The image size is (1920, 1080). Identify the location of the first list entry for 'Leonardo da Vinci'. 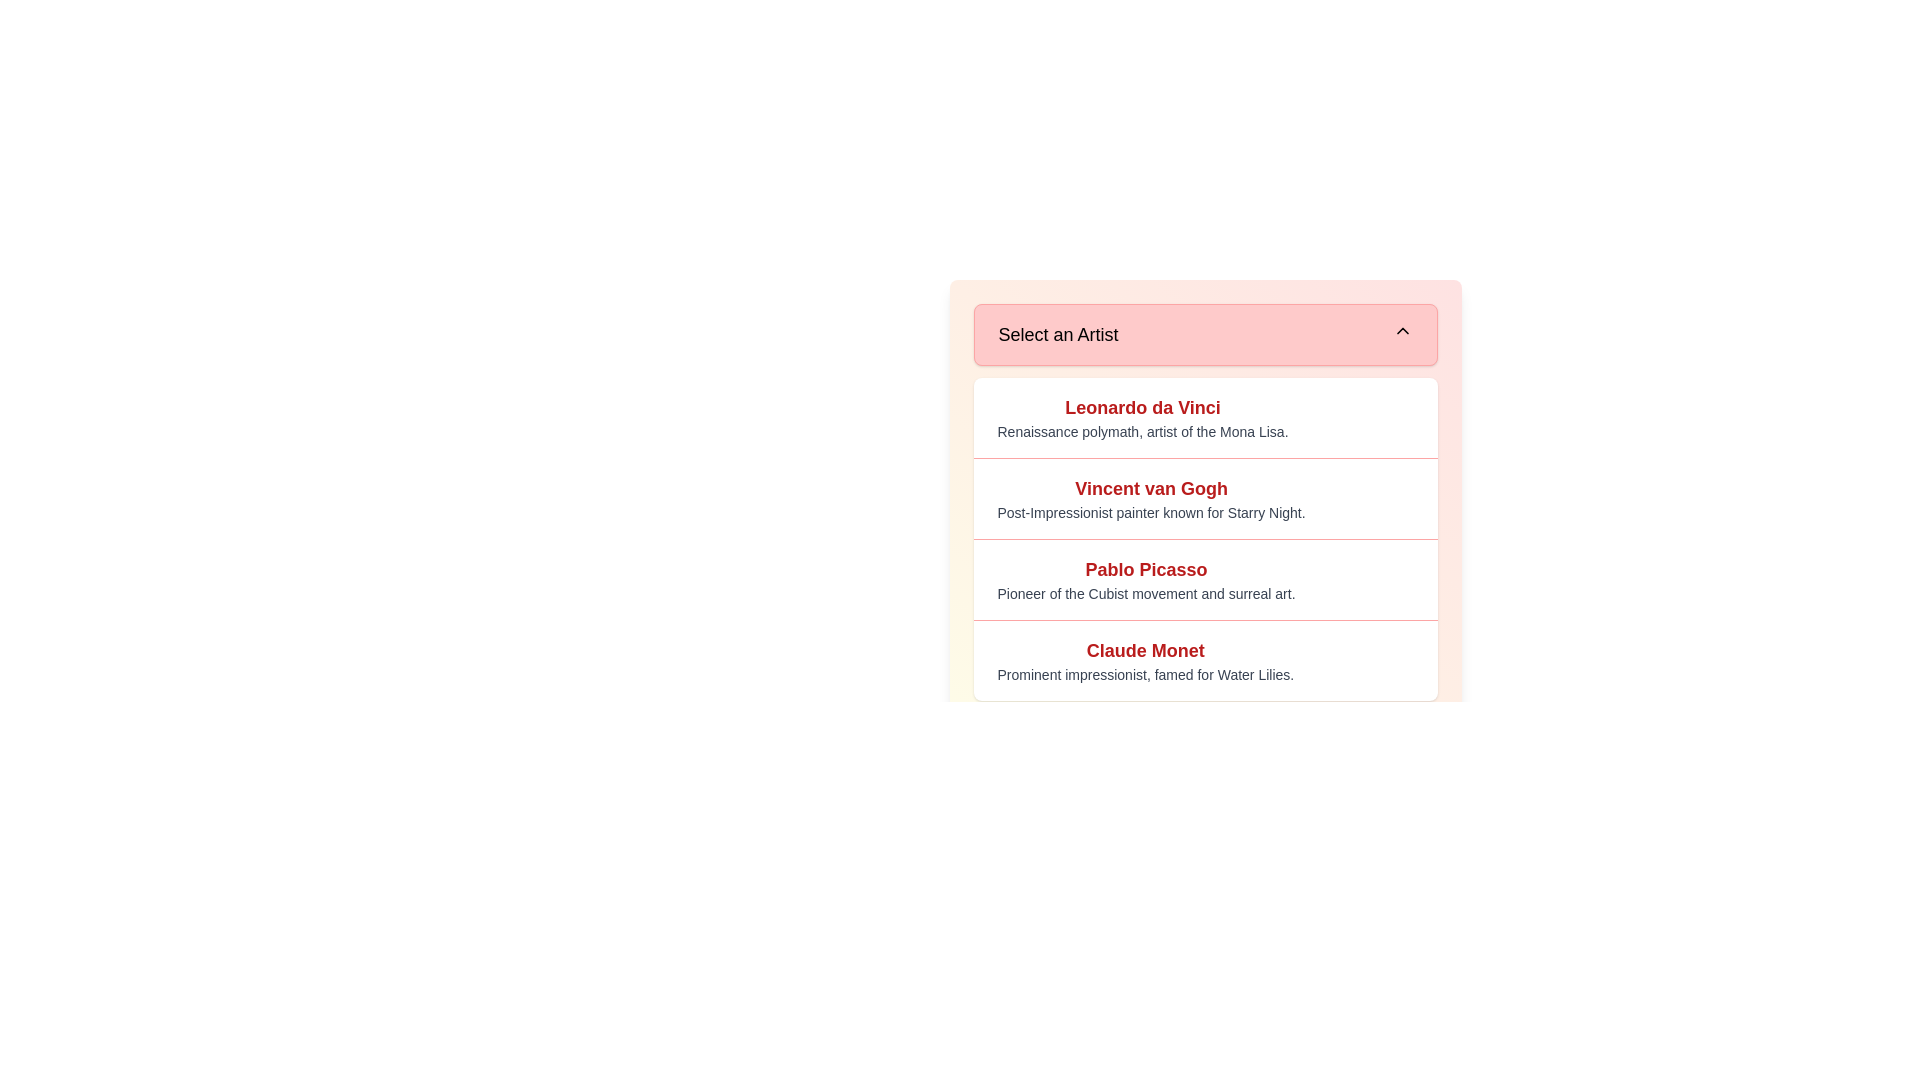
(1142, 416).